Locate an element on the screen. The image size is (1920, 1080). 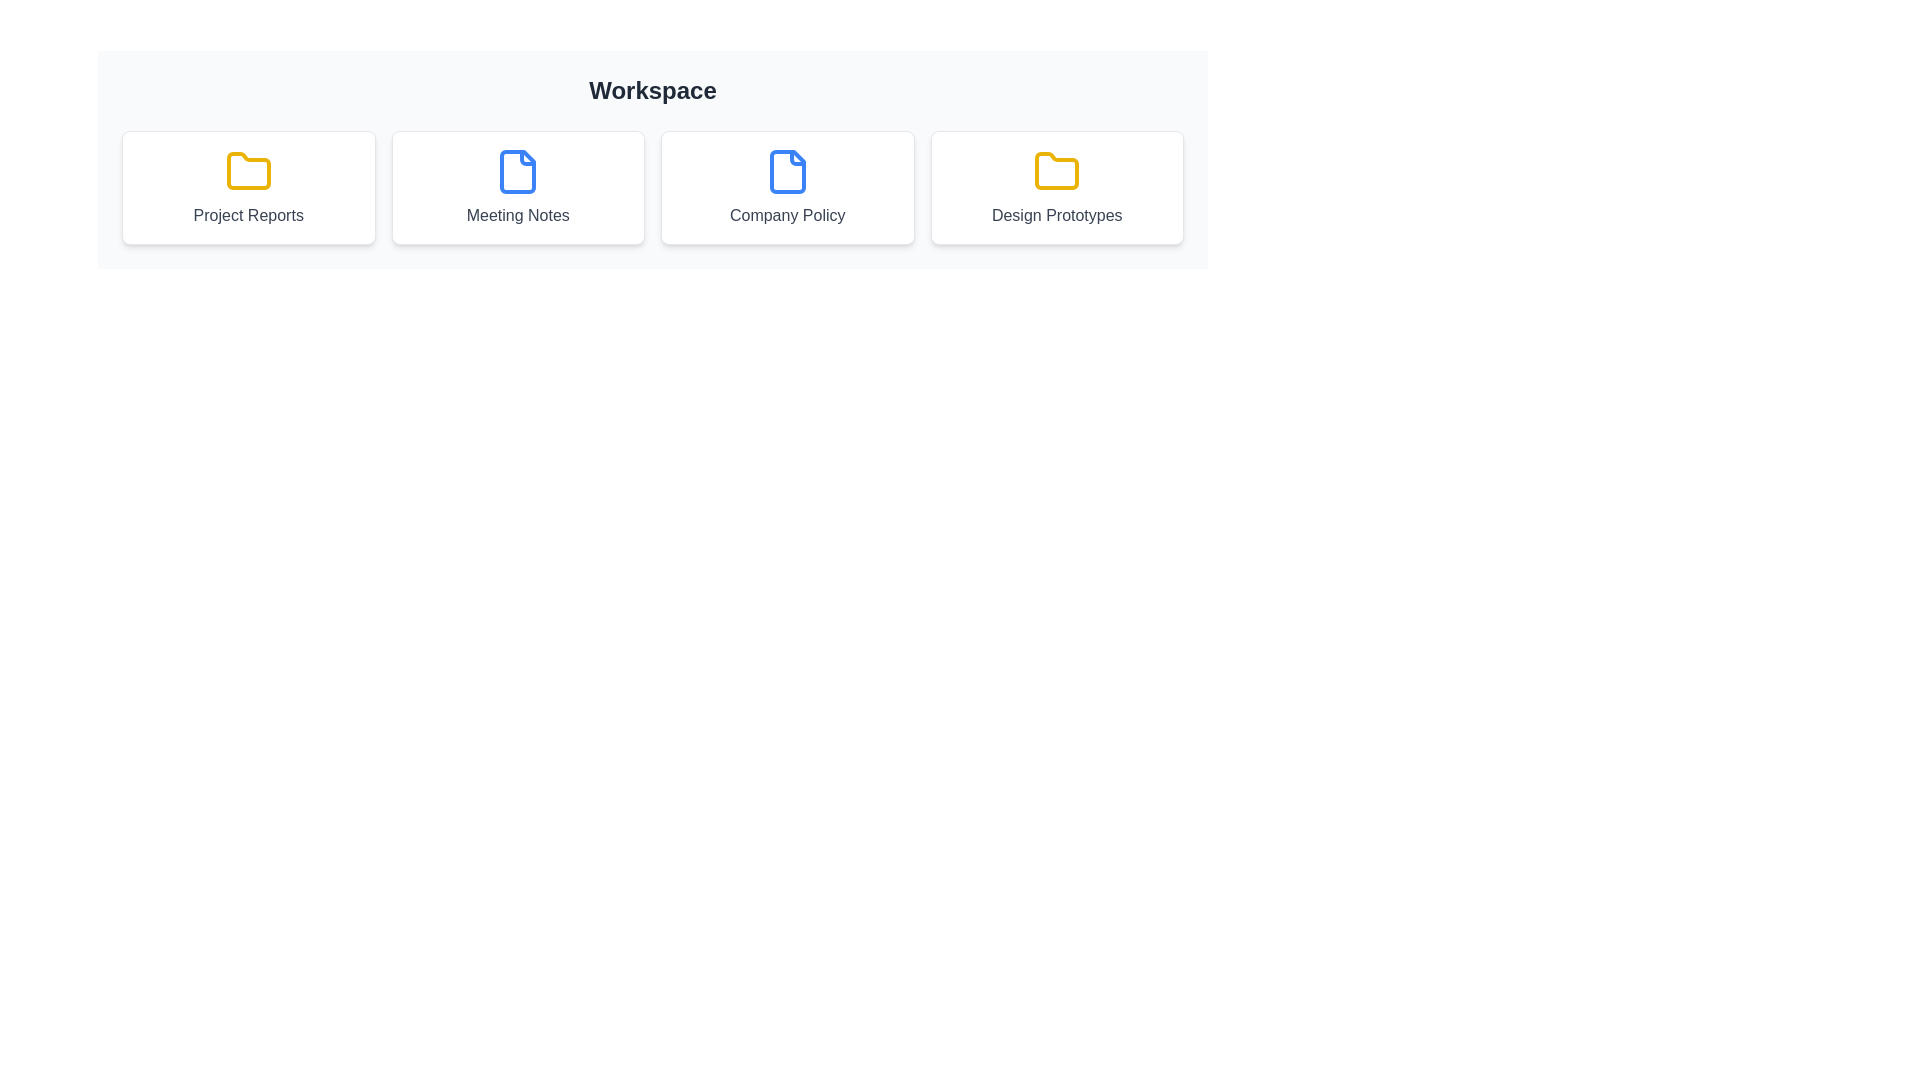
the icon representing the 'Company Policy' section, which is visually identified as a document or file, located in the center of the 'Company Policy' component is located at coordinates (786, 171).